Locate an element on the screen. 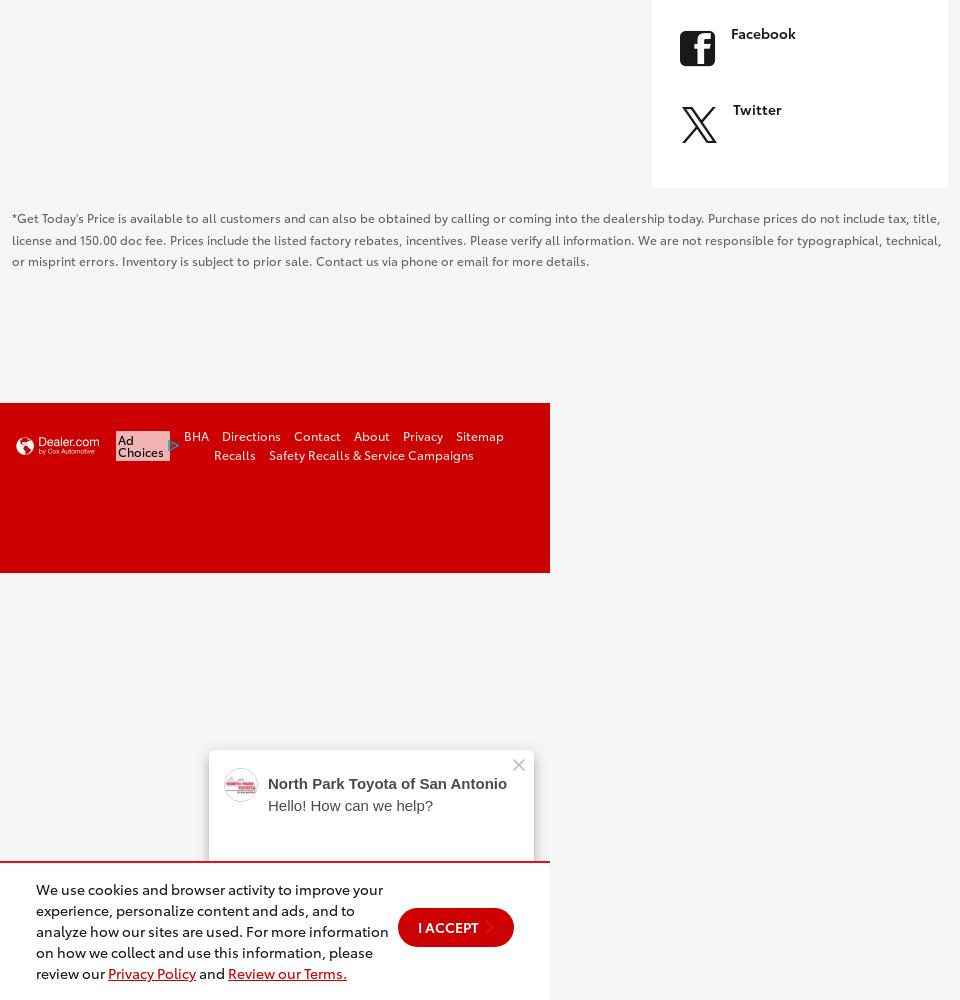 Image resolution: width=960 pixels, height=1000 pixels. 'and' is located at coordinates (211, 972).